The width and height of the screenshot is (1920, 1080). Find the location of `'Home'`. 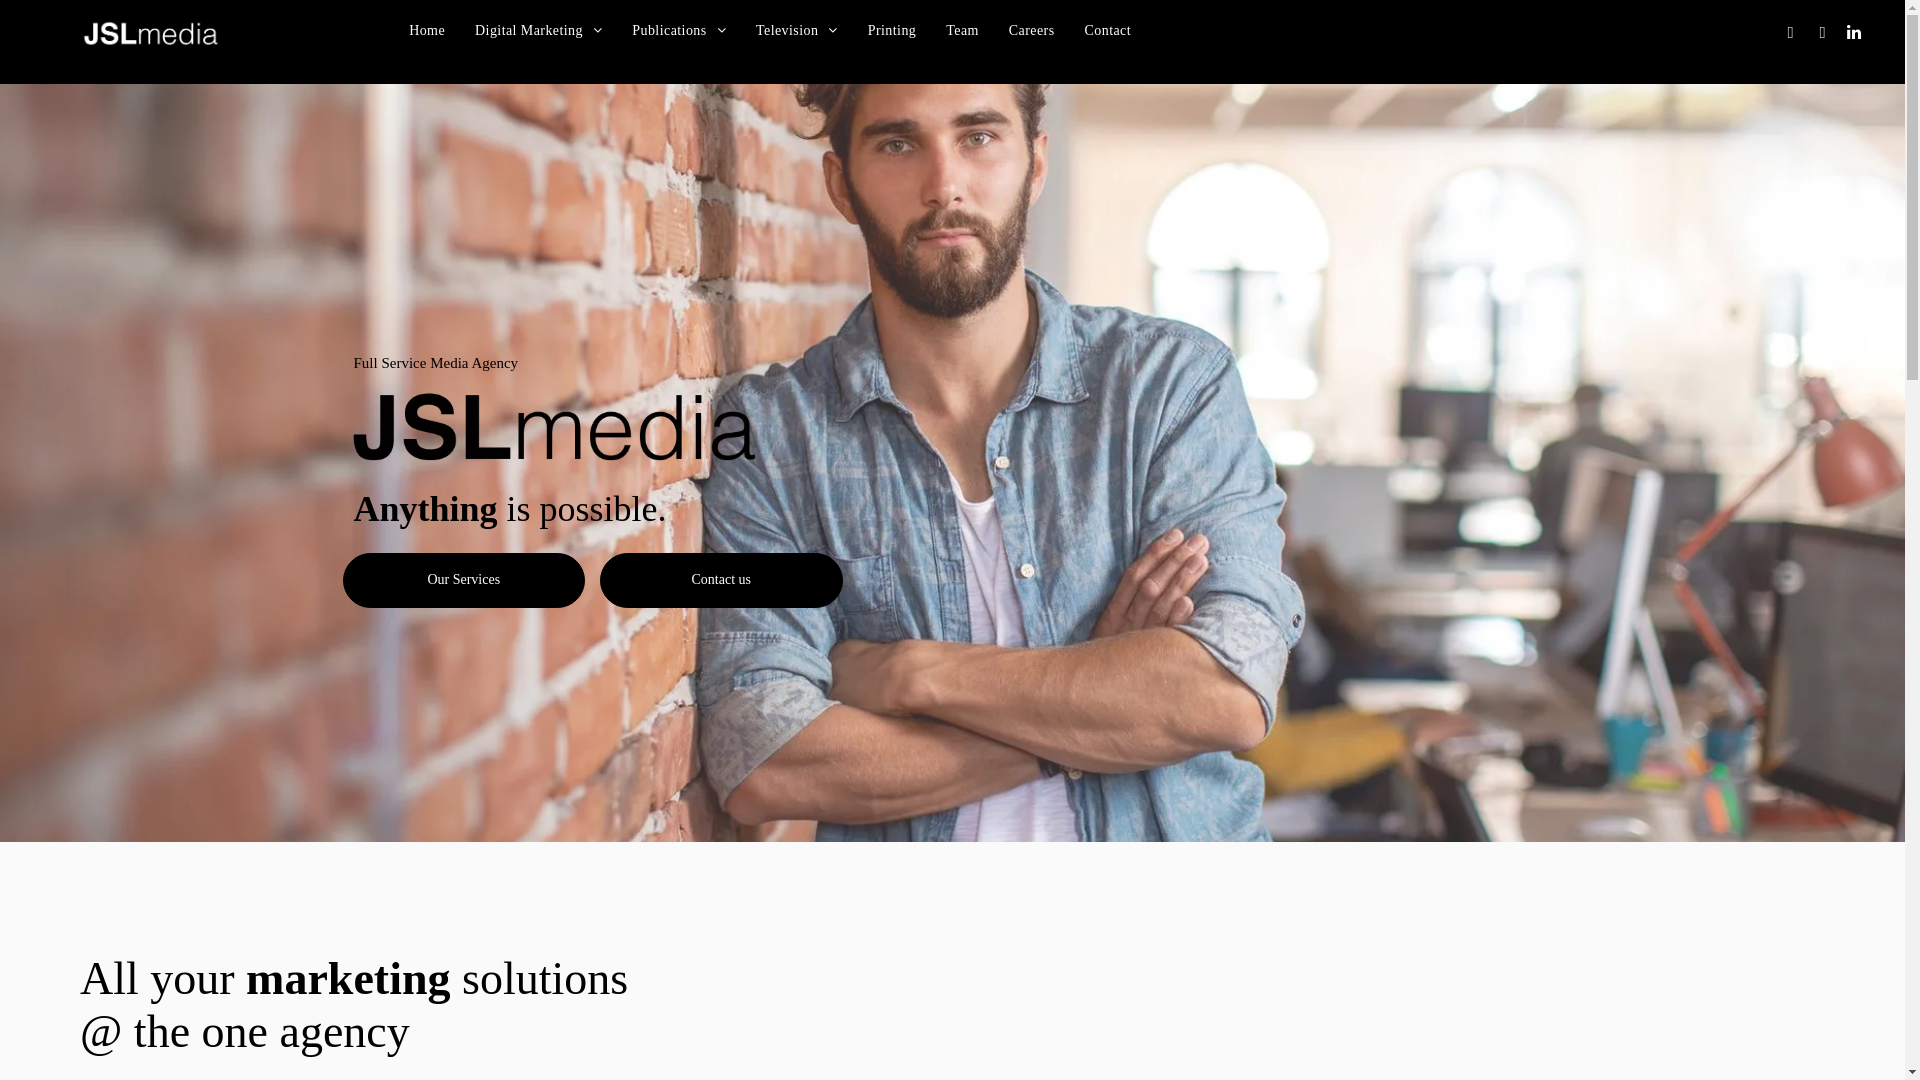

'Home' is located at coordinates (426, 30).